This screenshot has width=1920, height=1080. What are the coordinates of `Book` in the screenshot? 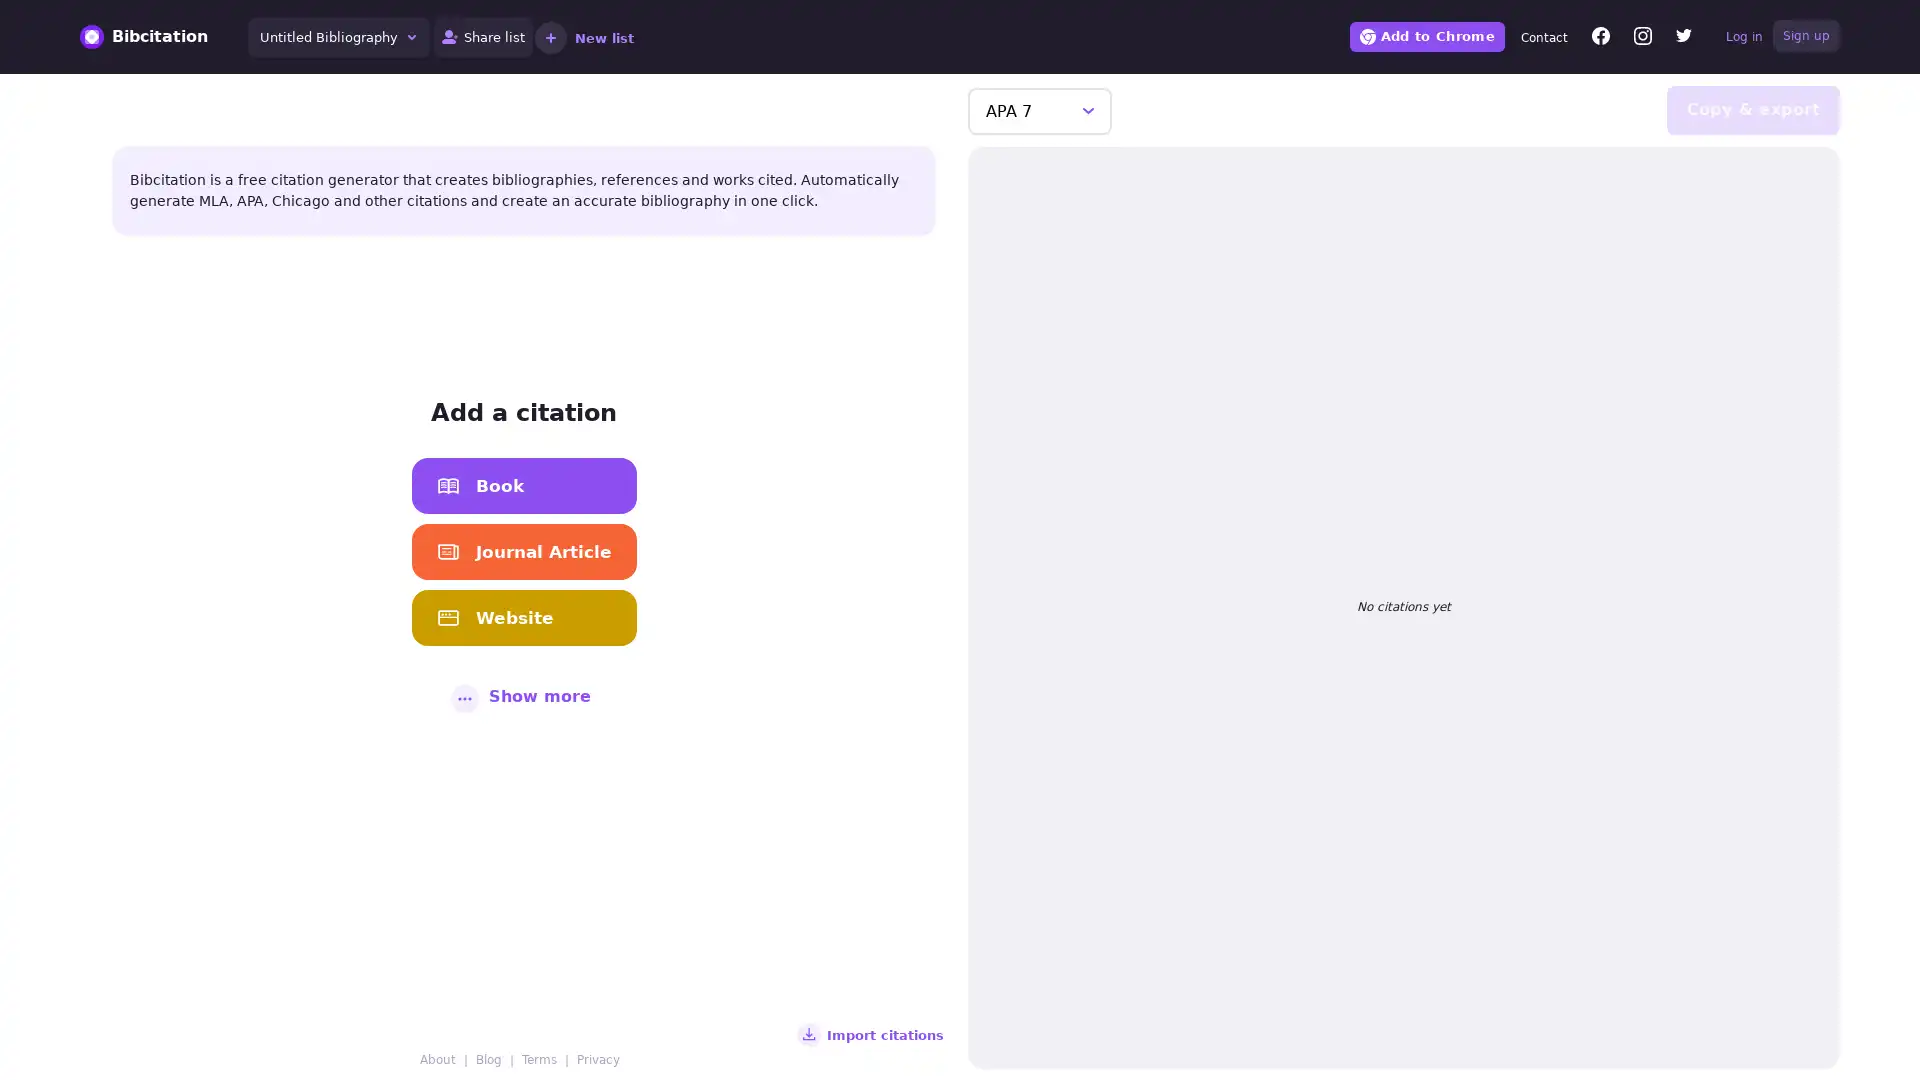 It's located at (523, 485).